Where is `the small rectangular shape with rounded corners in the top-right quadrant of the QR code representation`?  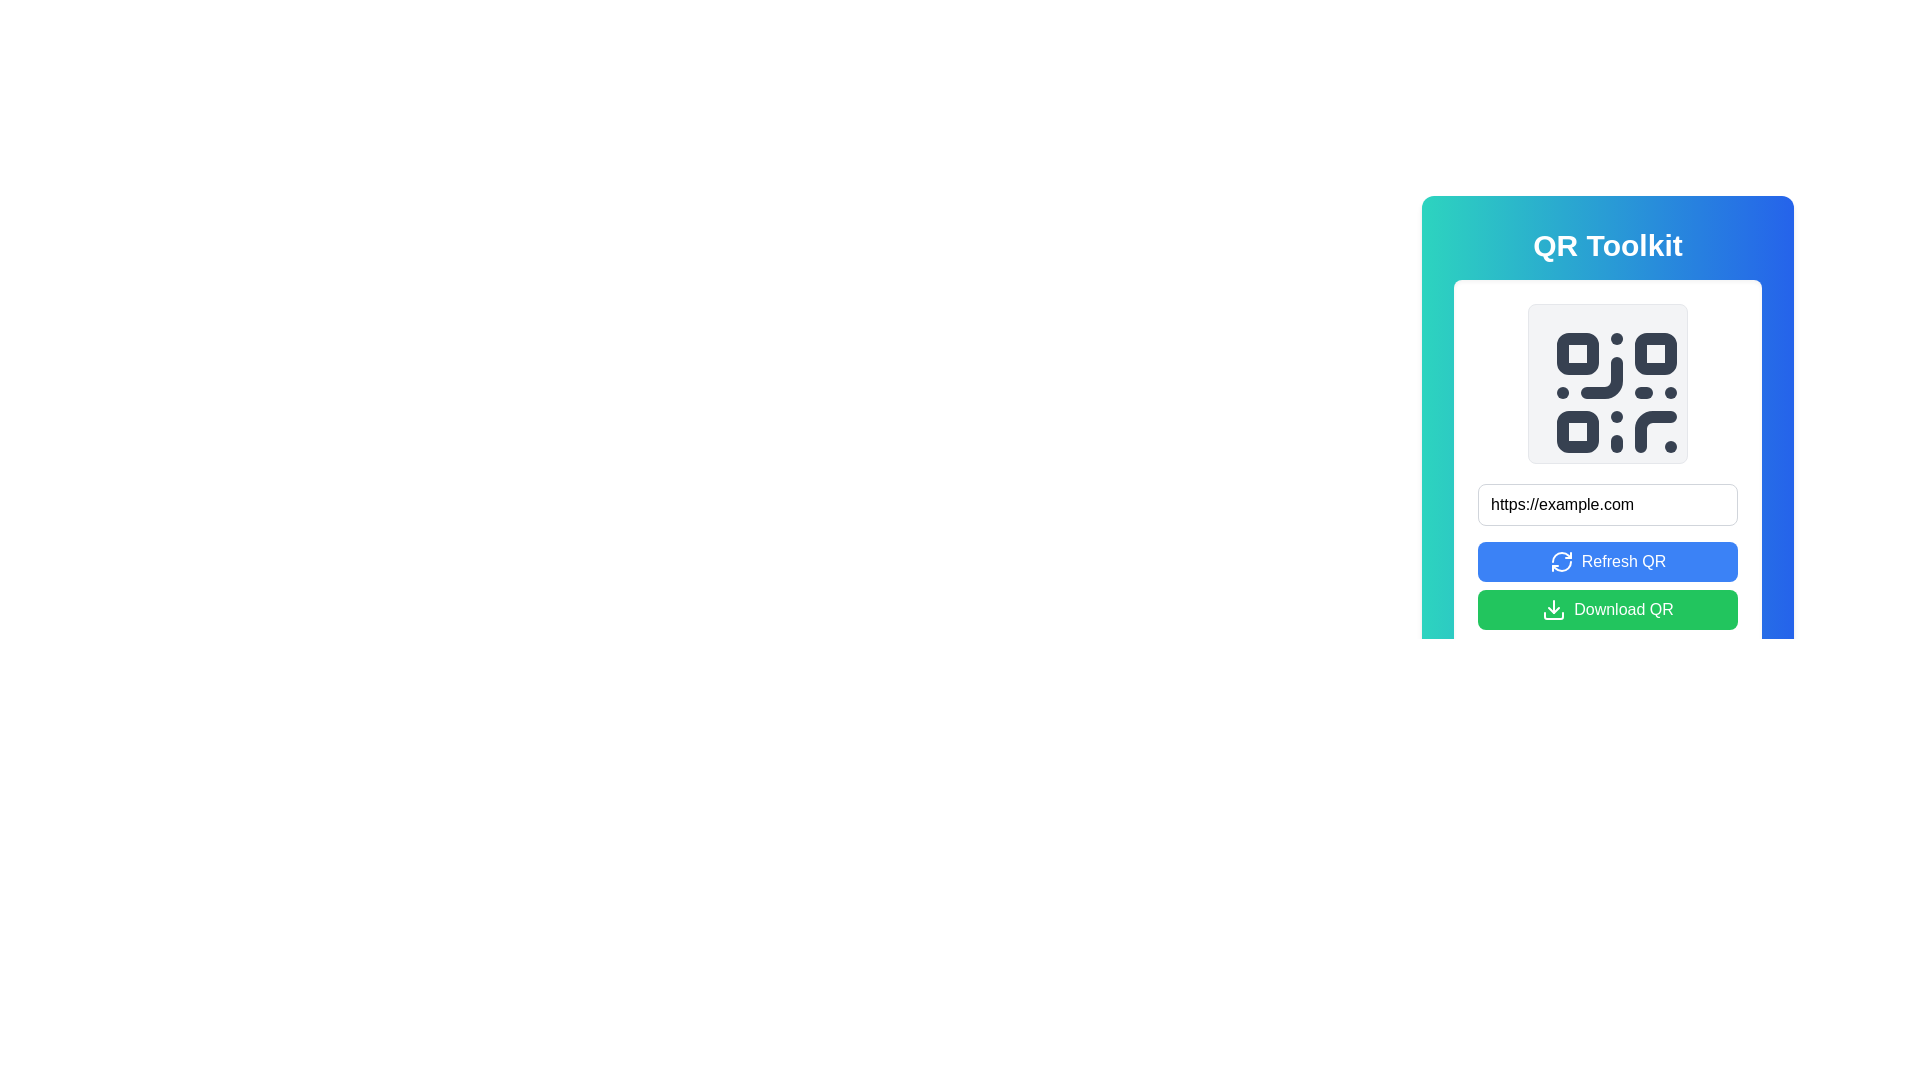
the small rectangular shape with rounded corners in the top-right quadrant of the QR code representation is located at coordinates (1656, 353).